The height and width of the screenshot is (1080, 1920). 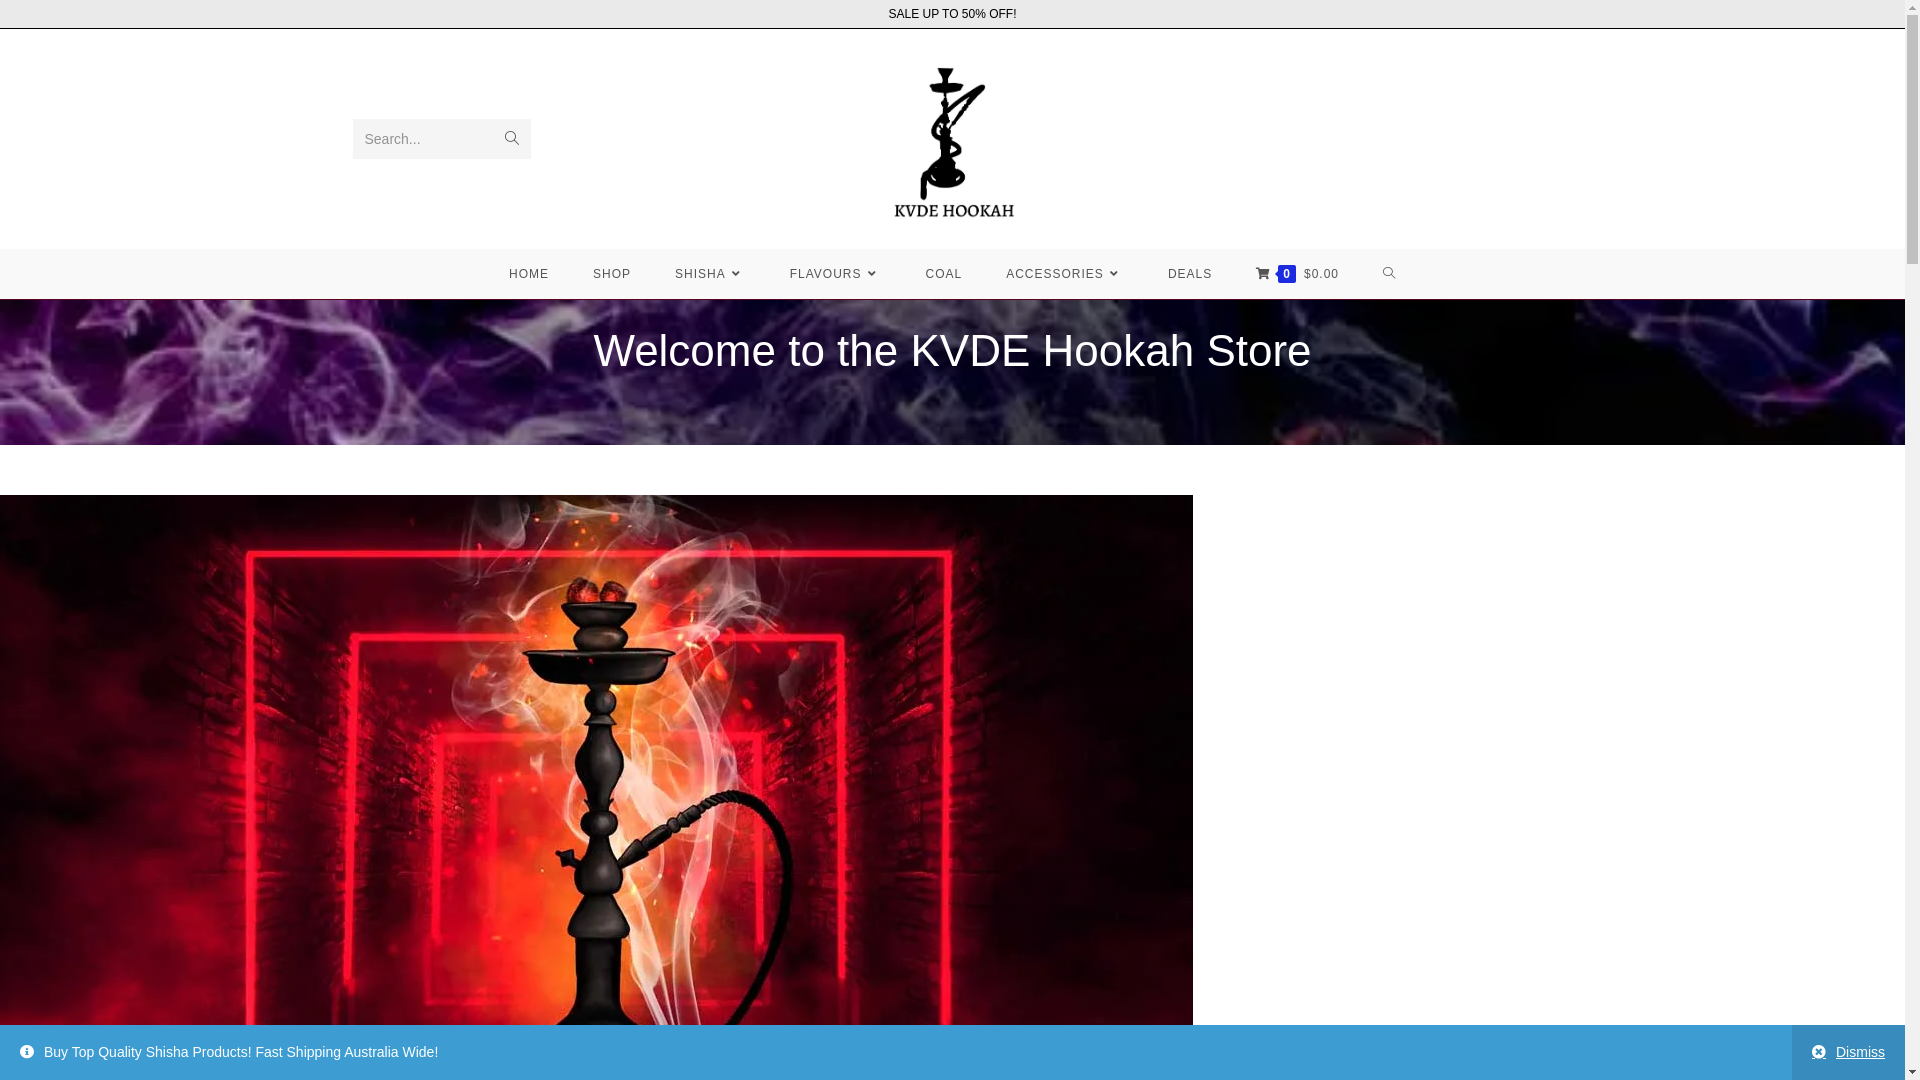 I want to click on 'ACCESSORIES', so click(x=1064, y=273).